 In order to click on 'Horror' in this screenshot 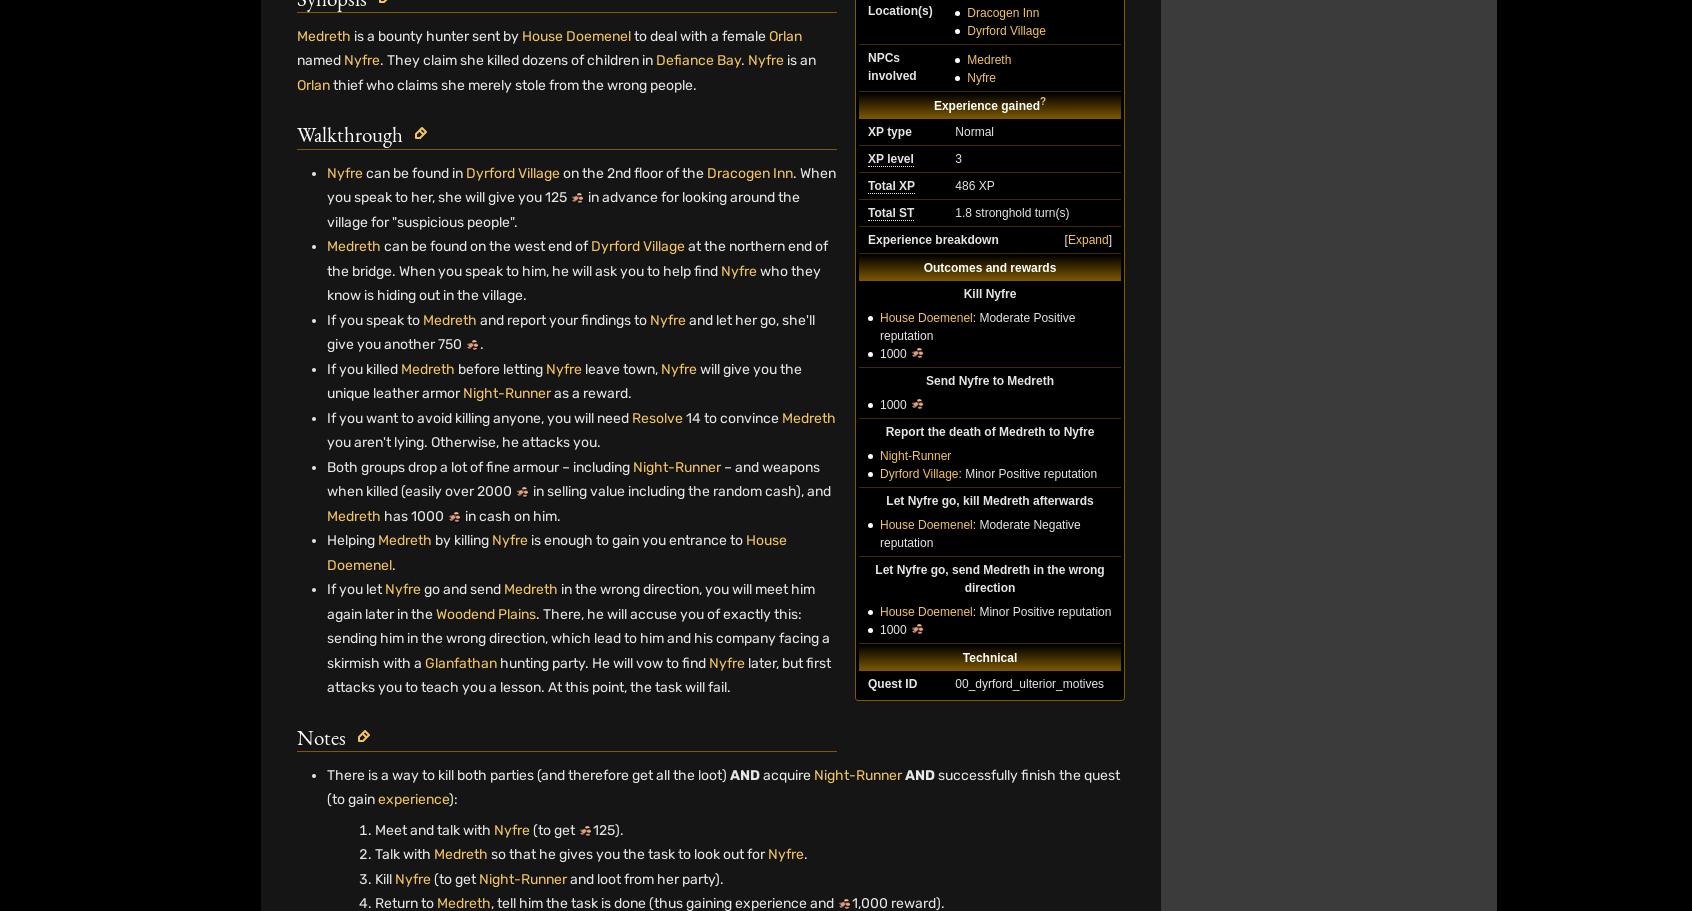, I will do `click(400, 23)`.